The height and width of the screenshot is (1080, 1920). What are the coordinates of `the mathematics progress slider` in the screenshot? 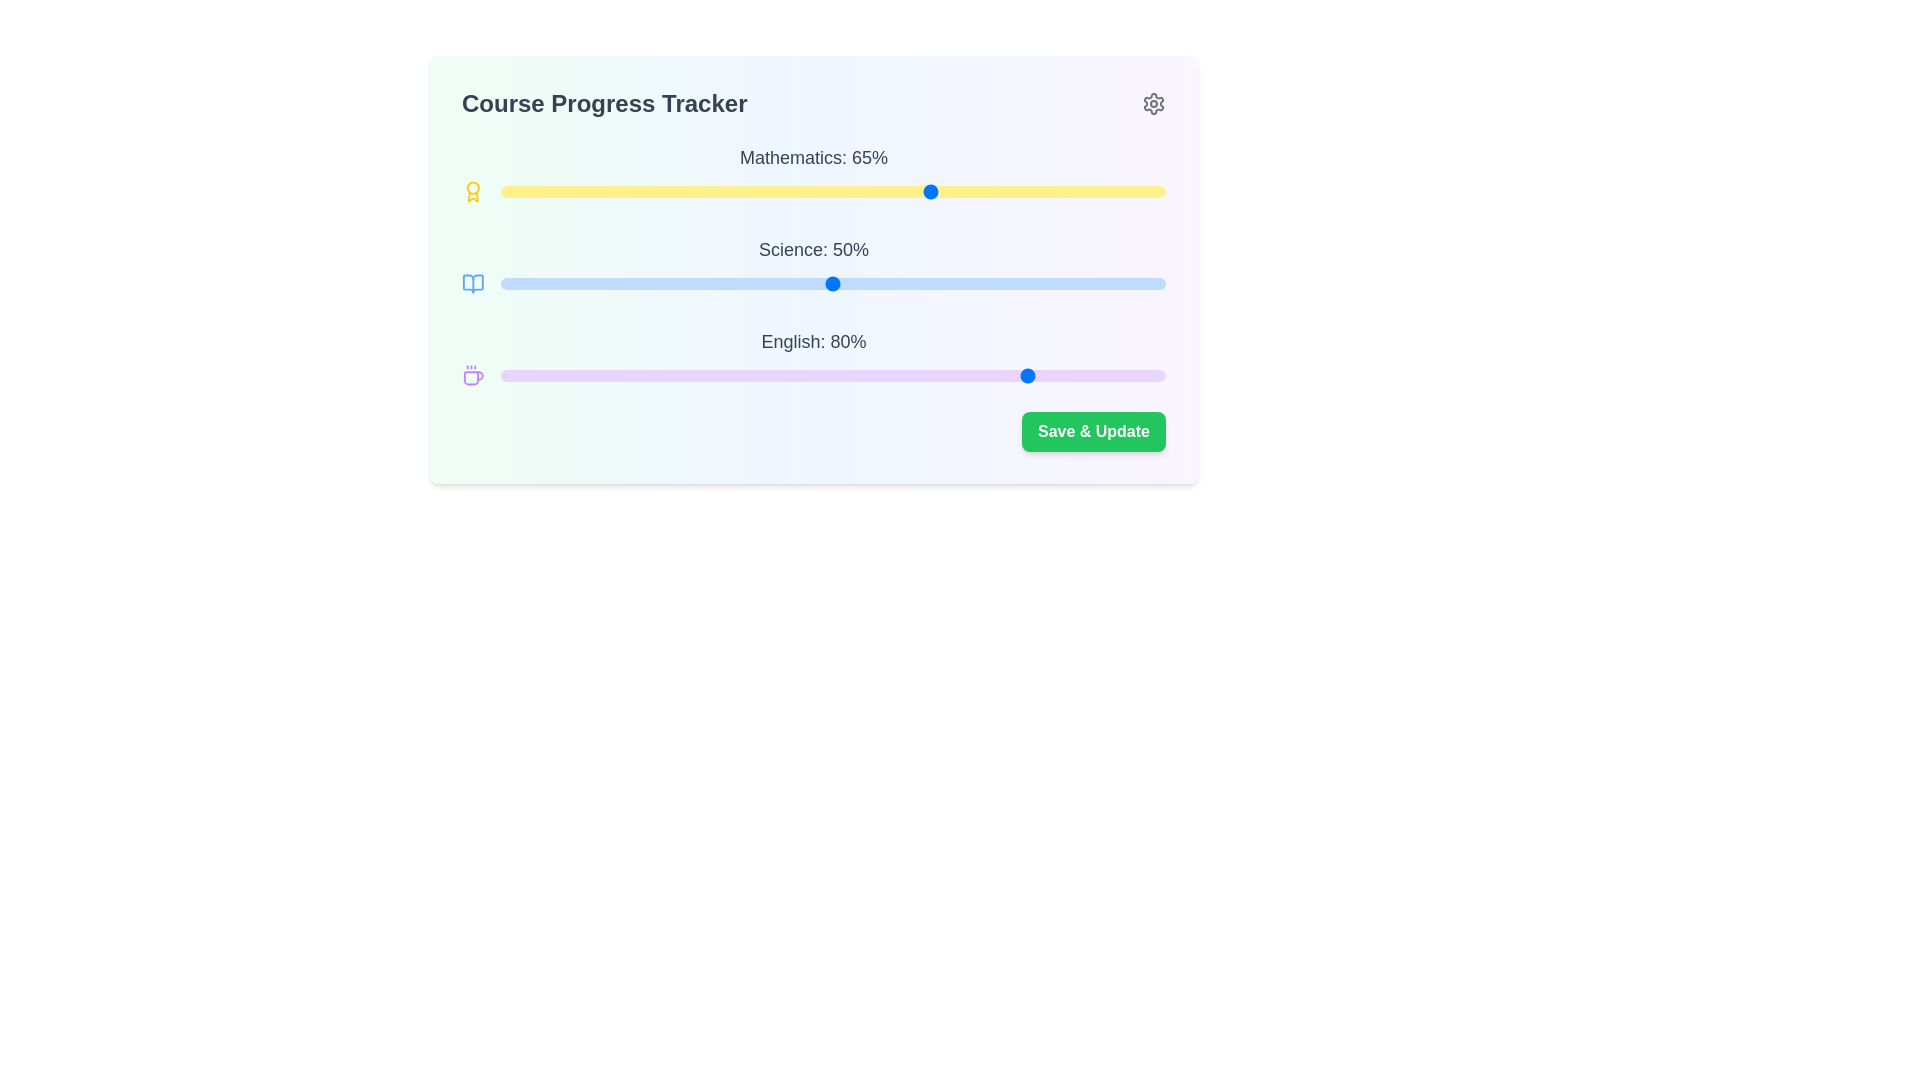 It's located at (1118, 192).